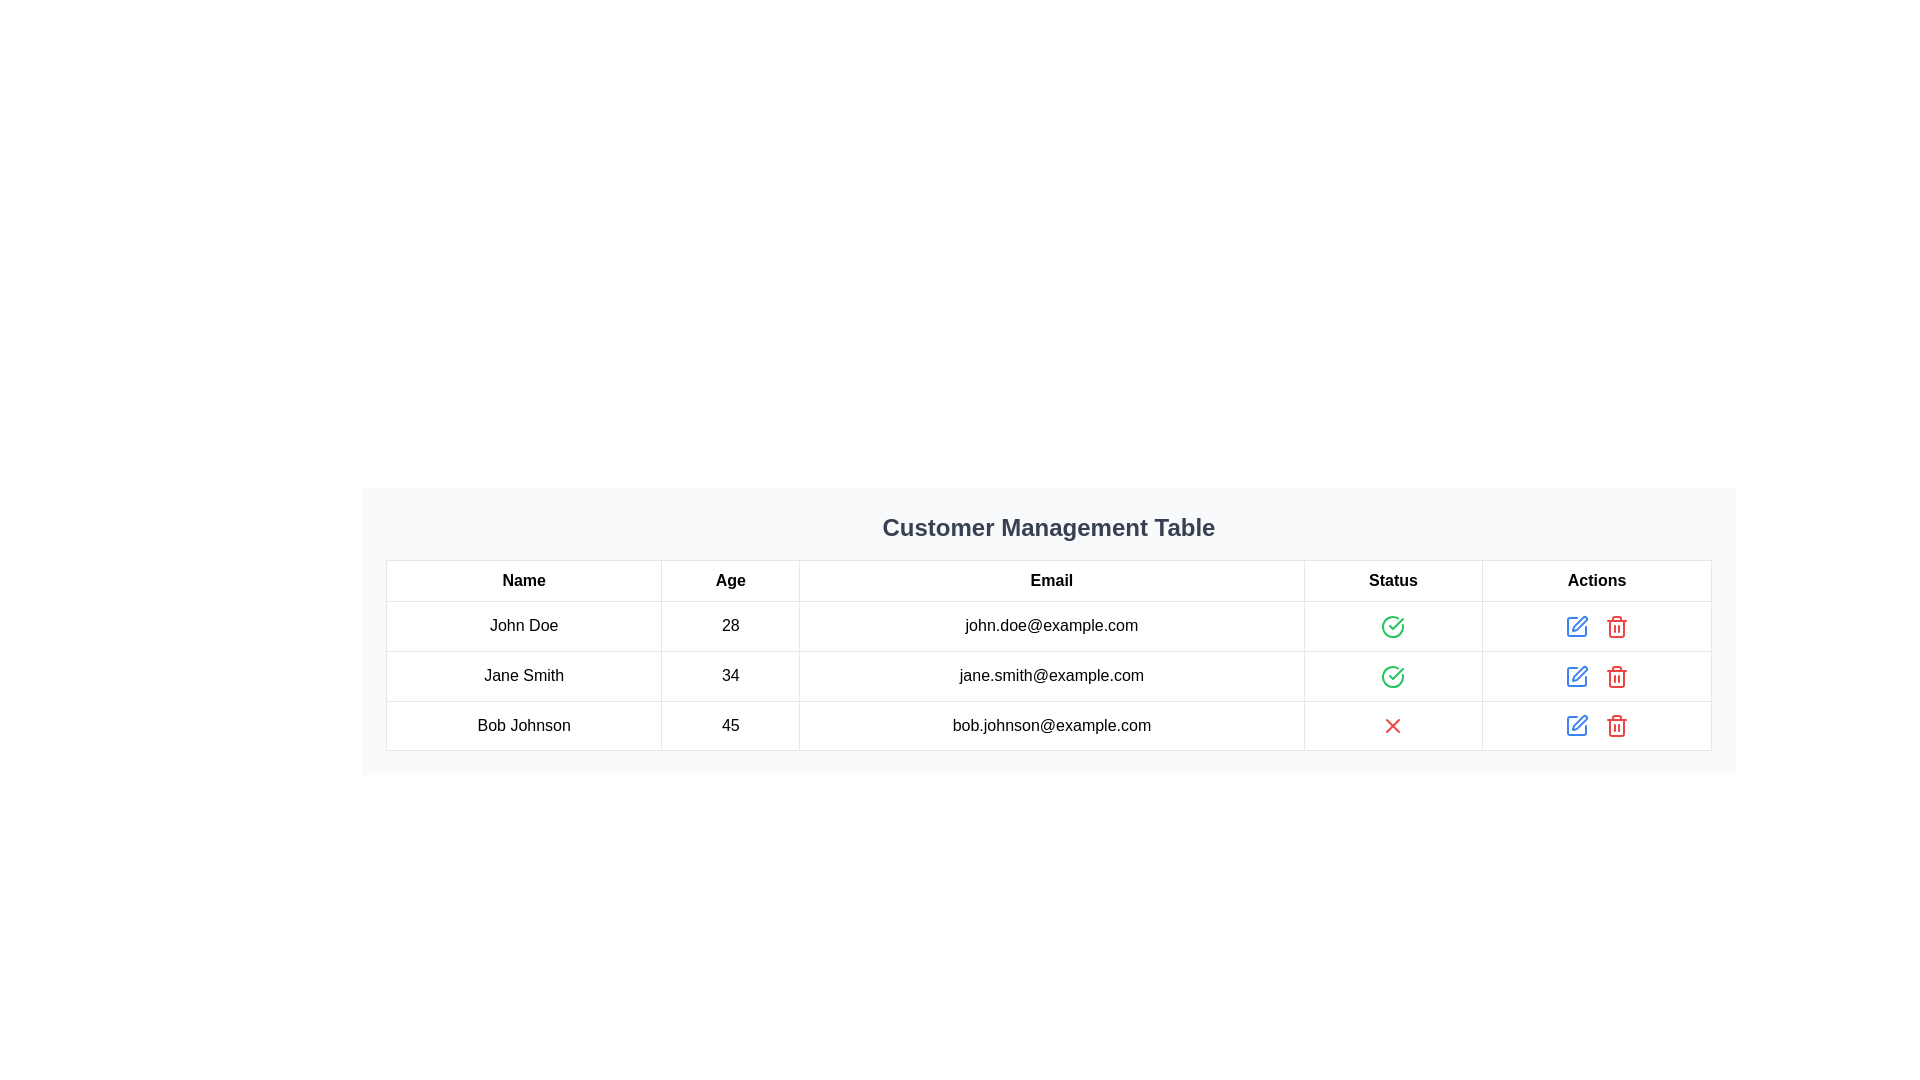 The height and width of the screenshot is (1080, 1920). What do you see at coordinates (1048, 675) in the screenshot?
I see `the second row in the 'Customer Management Table' for the individual named Jane Smith, which includes details about her name, age, and email` at bounding box center [1048, 675].